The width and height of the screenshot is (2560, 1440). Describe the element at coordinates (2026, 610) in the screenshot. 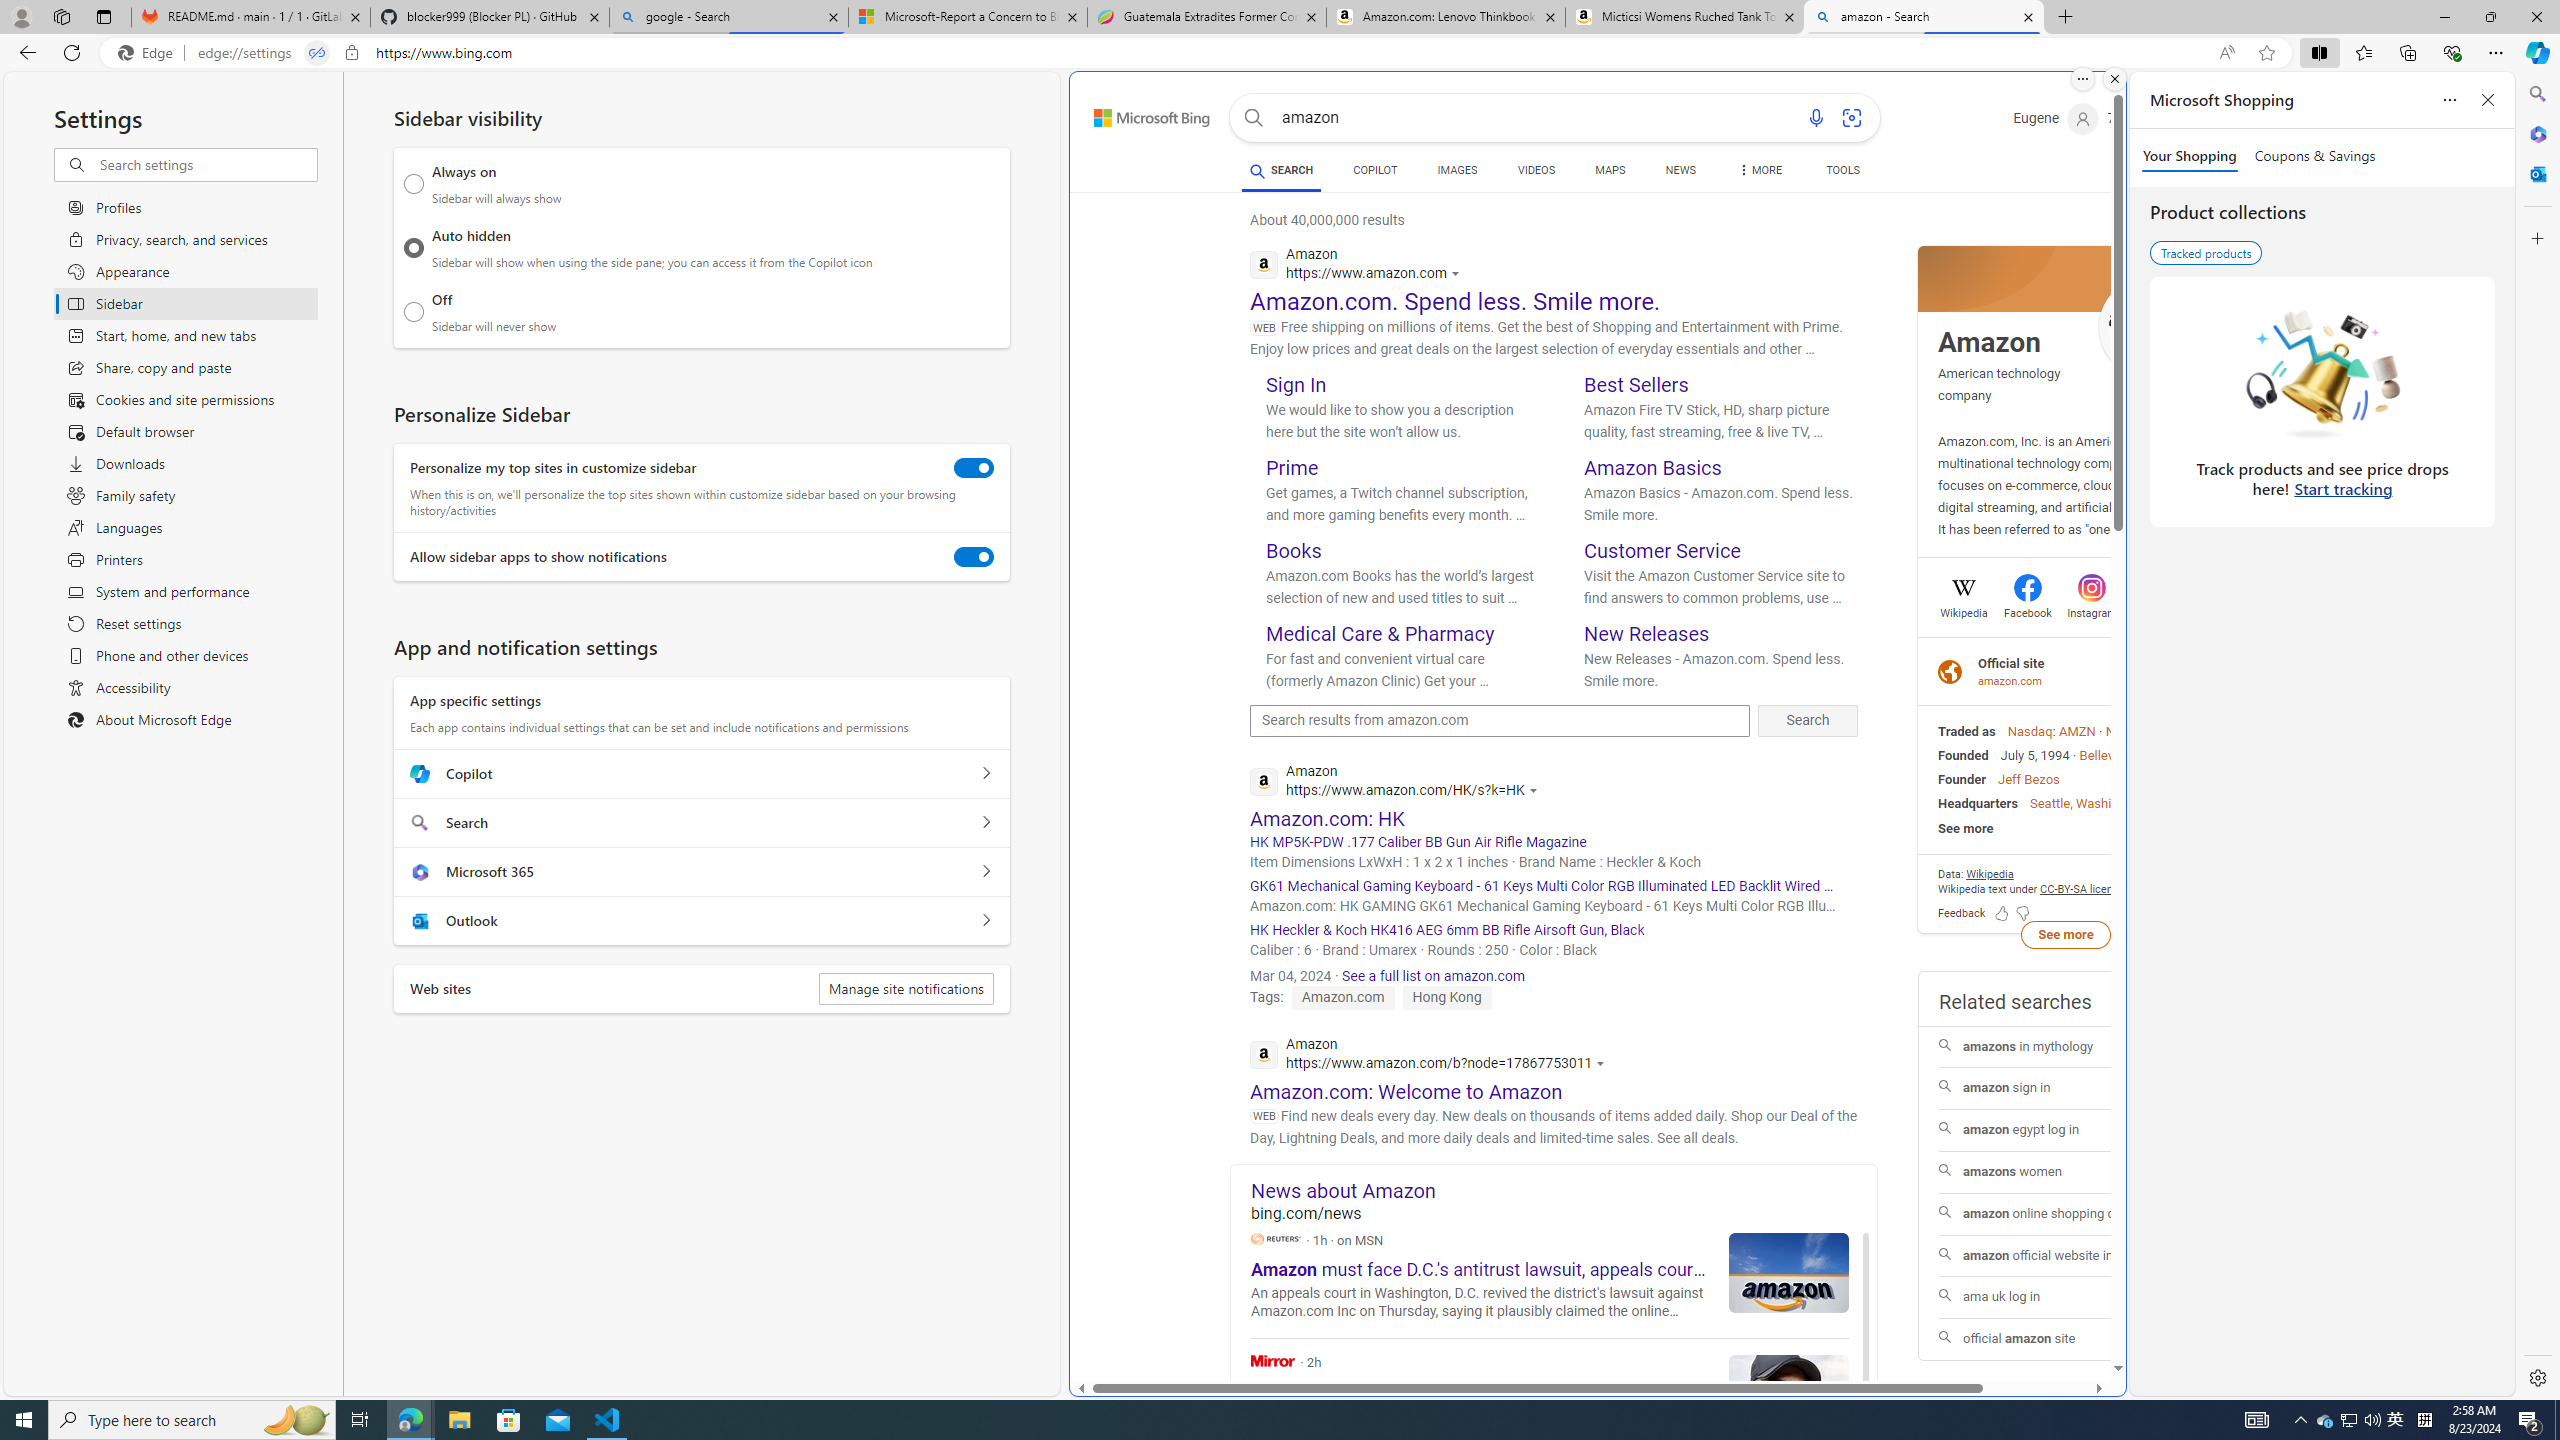

I see `'Facebook'` at that location.